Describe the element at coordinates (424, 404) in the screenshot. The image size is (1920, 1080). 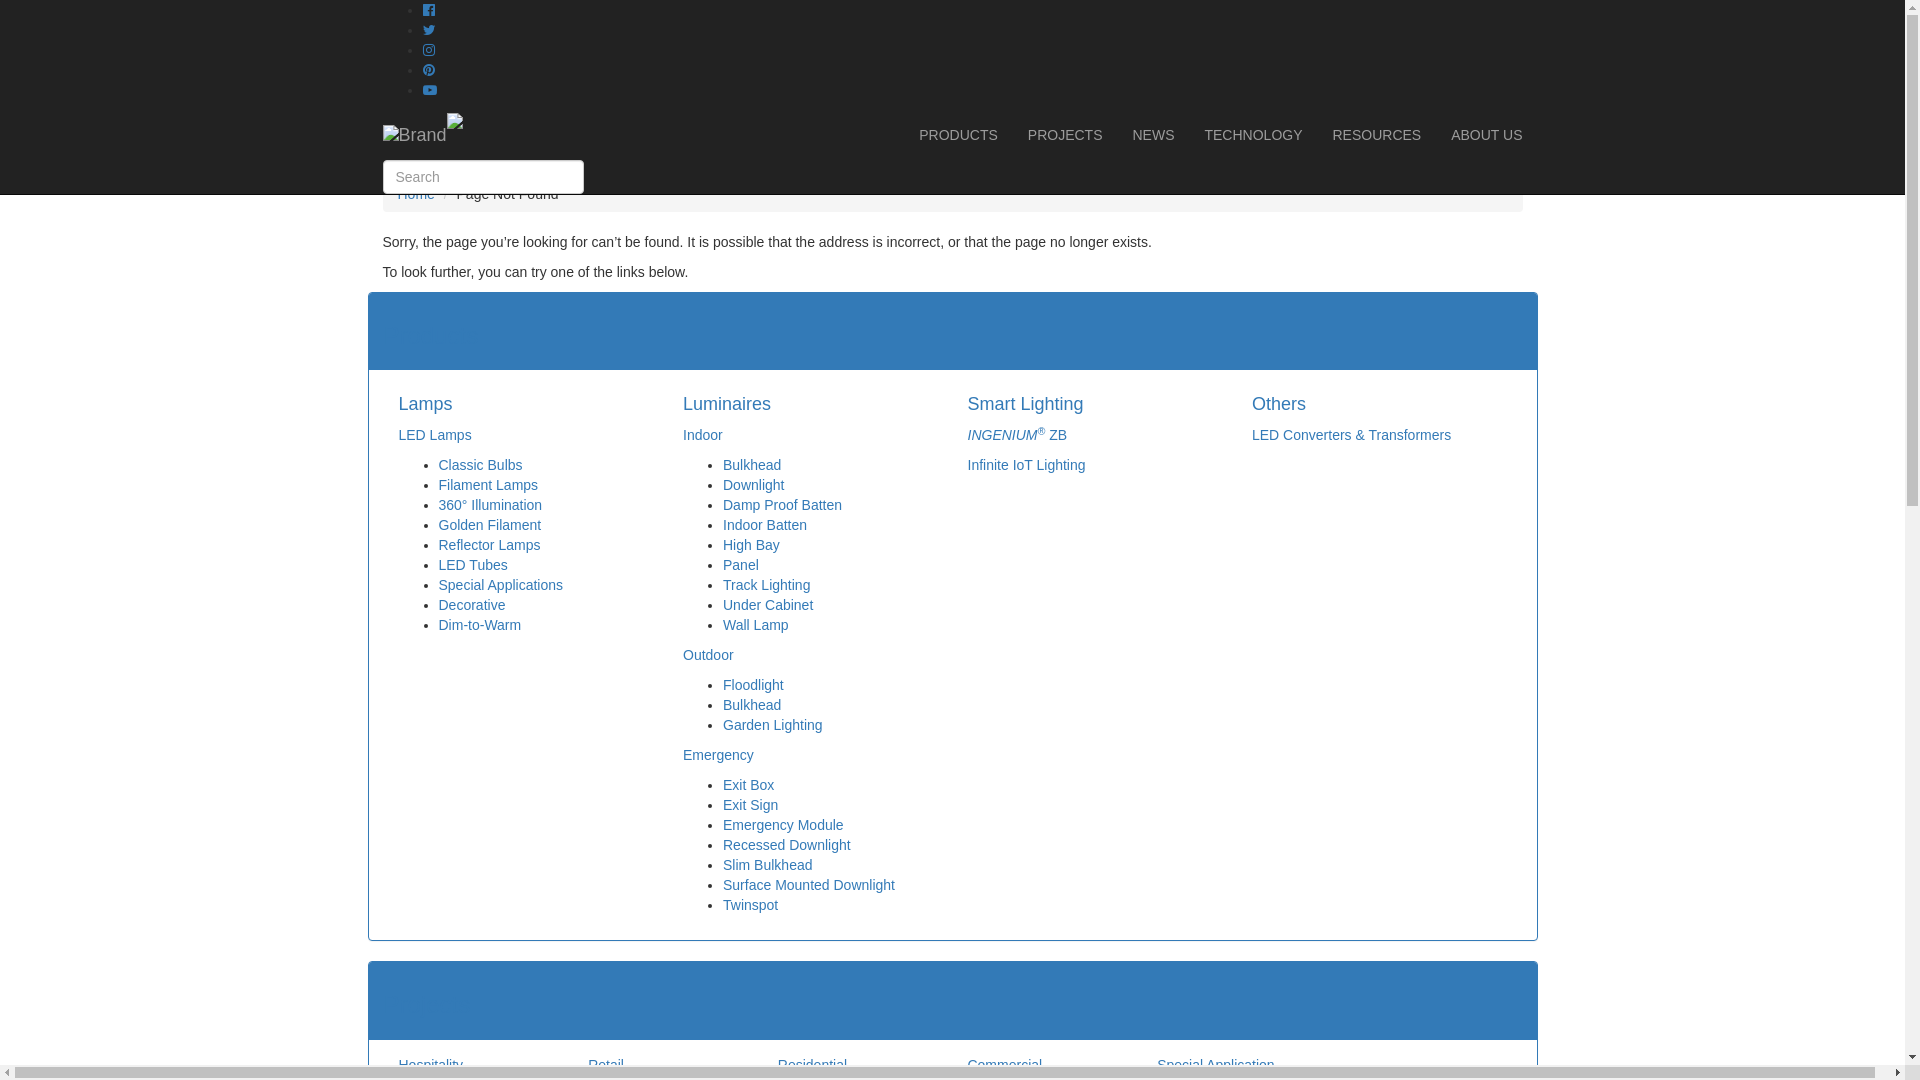
I see `'Lamps'` at that location.